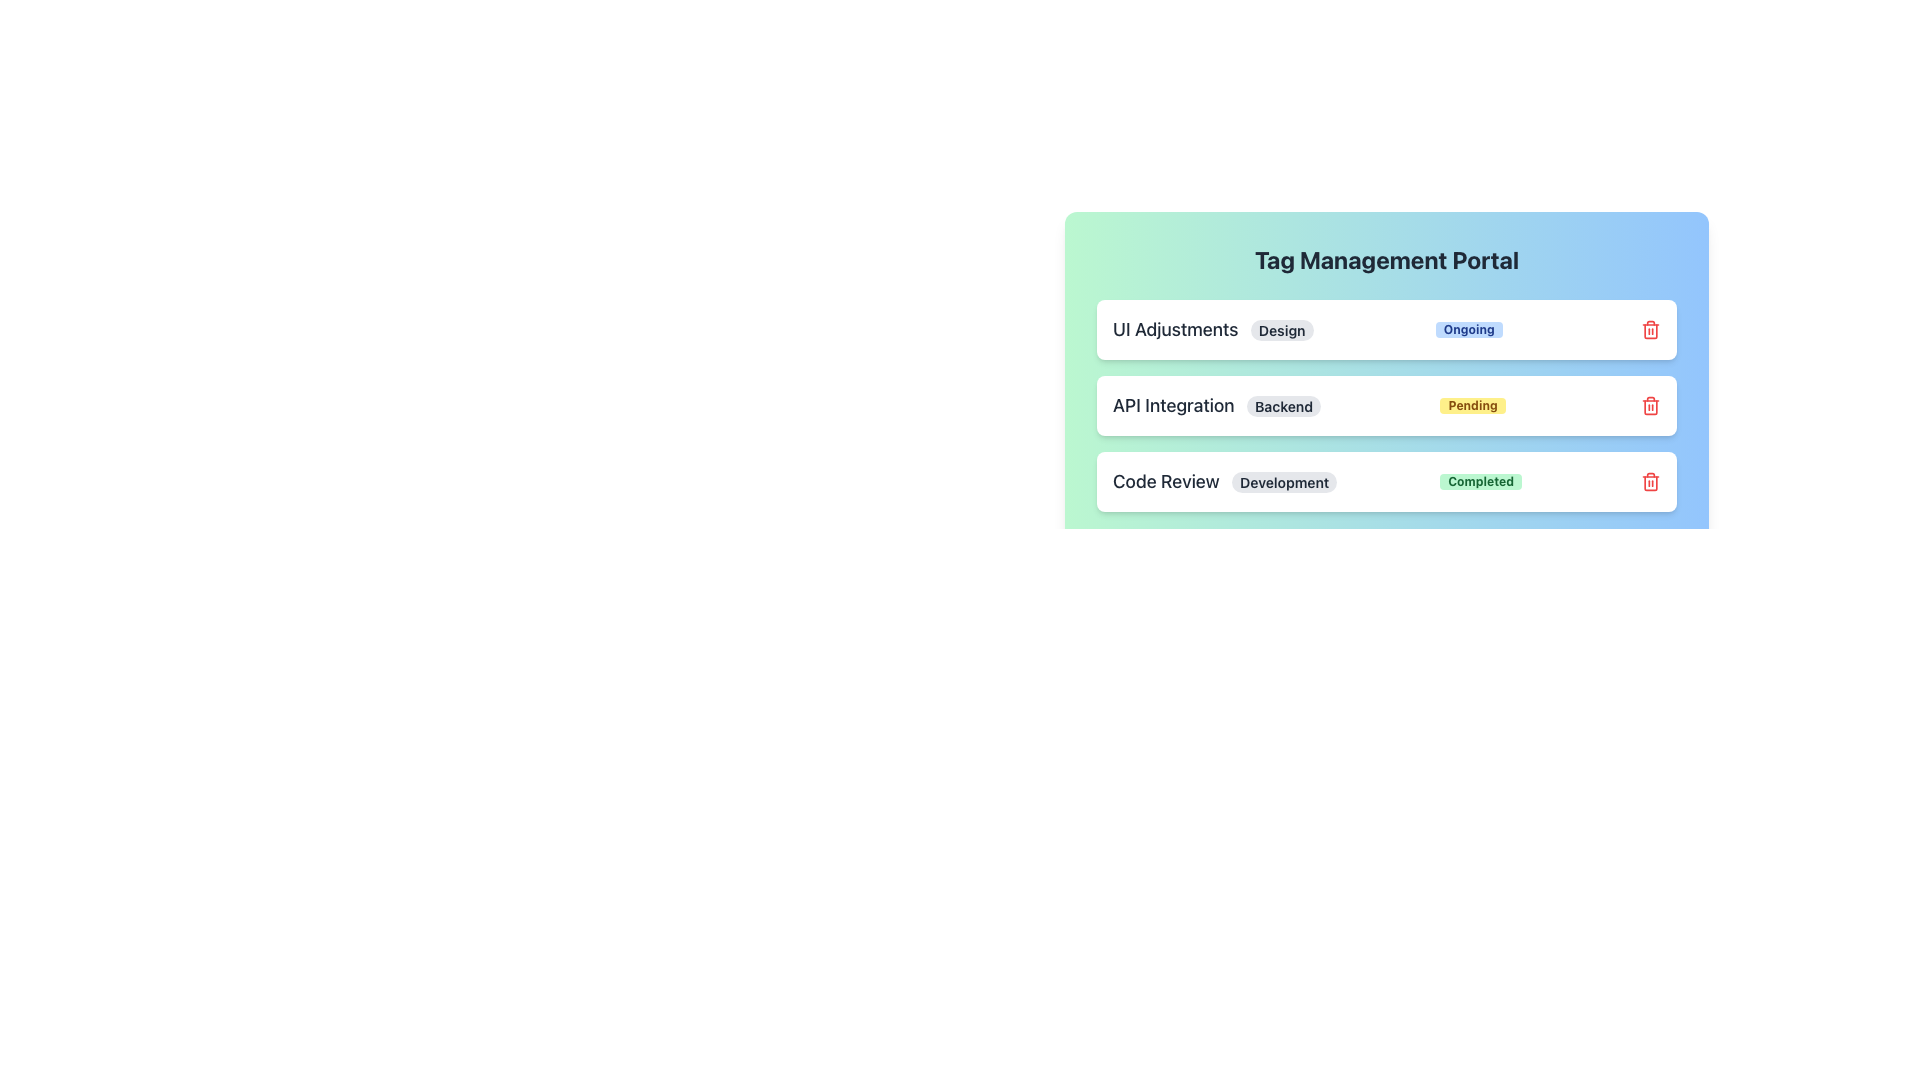 This screenshot has width=1920, height=1080. Describe the element at coordinates (1284, 405) in the screenshot. I see `the small, rounded label with a light gray background and bold, black text reading 'Backend', which is positioned towards the right side of the text 'API Integration' in the Tag Management Portal` at that location.